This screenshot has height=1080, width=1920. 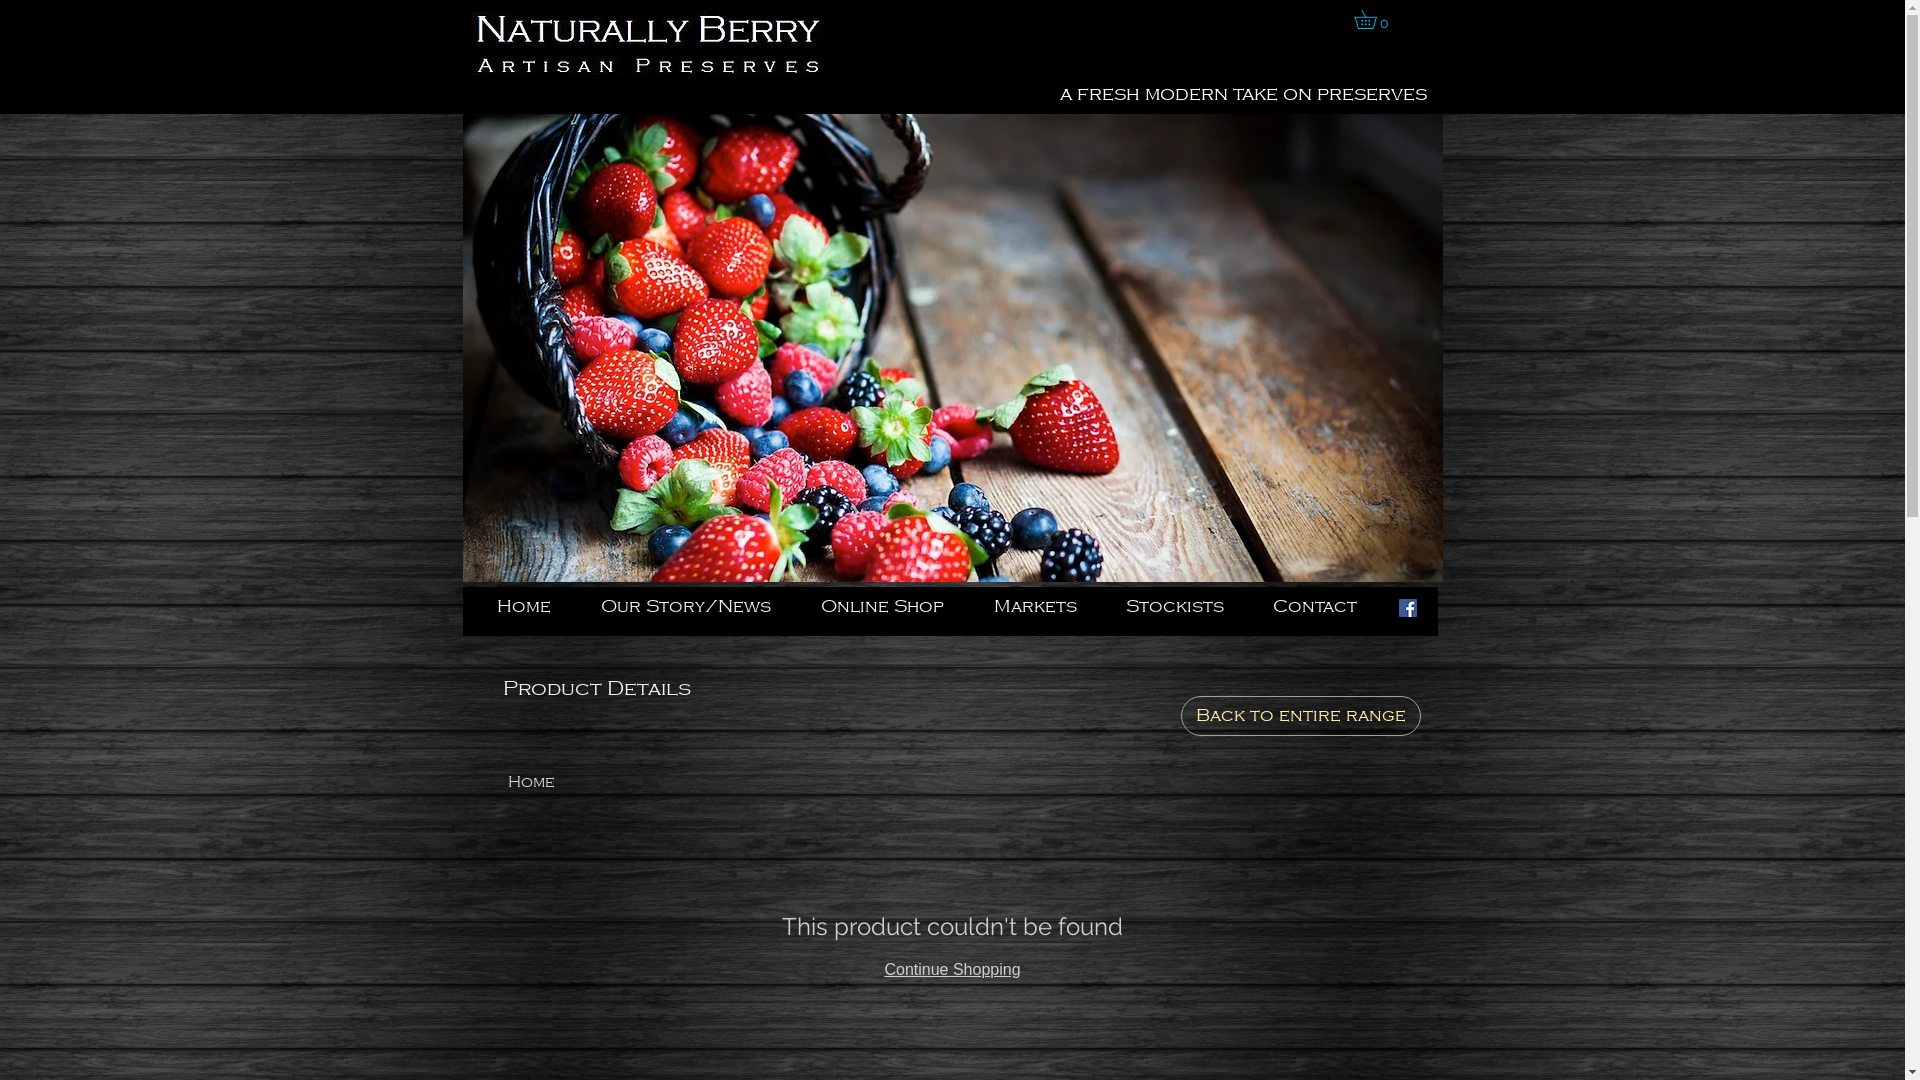 I want to click on 'Home', so click(x=533, y=605).